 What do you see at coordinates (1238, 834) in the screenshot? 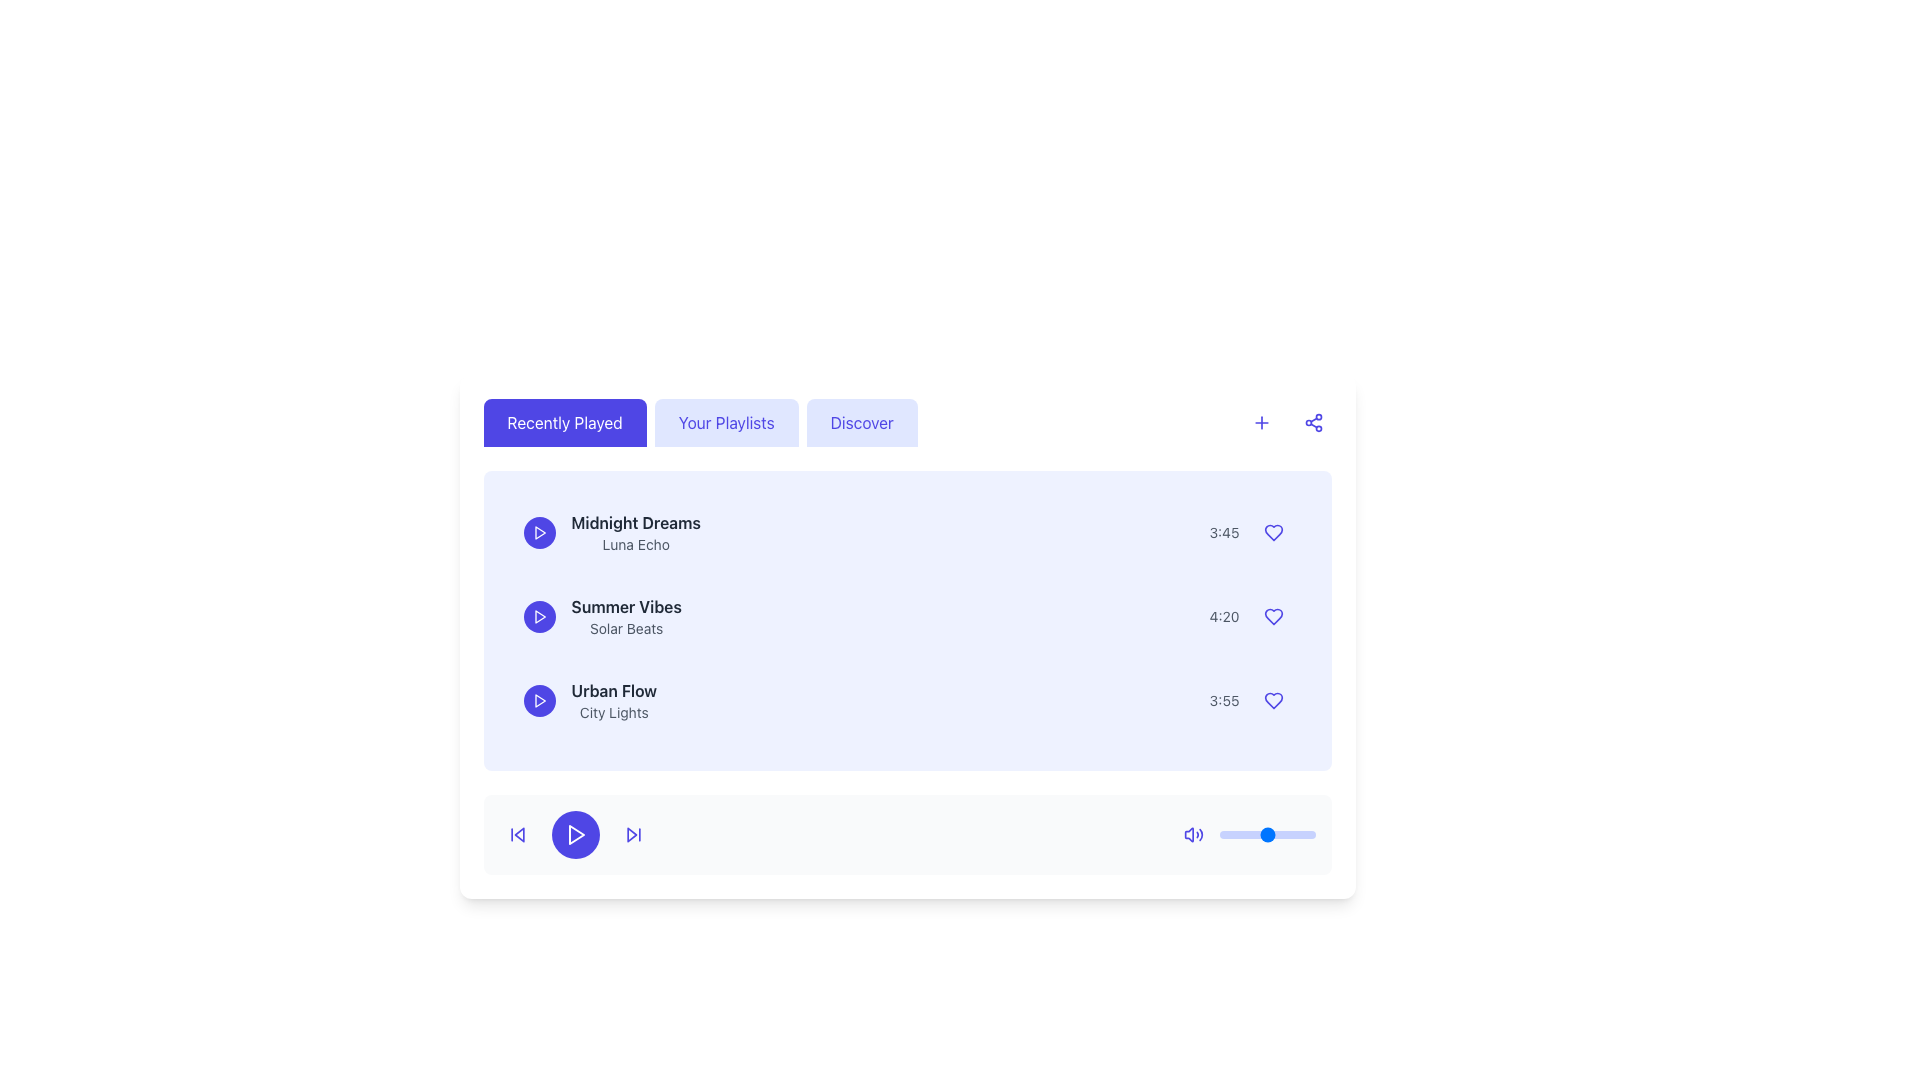
I see `the slider` at bounding box center [1238, 834].